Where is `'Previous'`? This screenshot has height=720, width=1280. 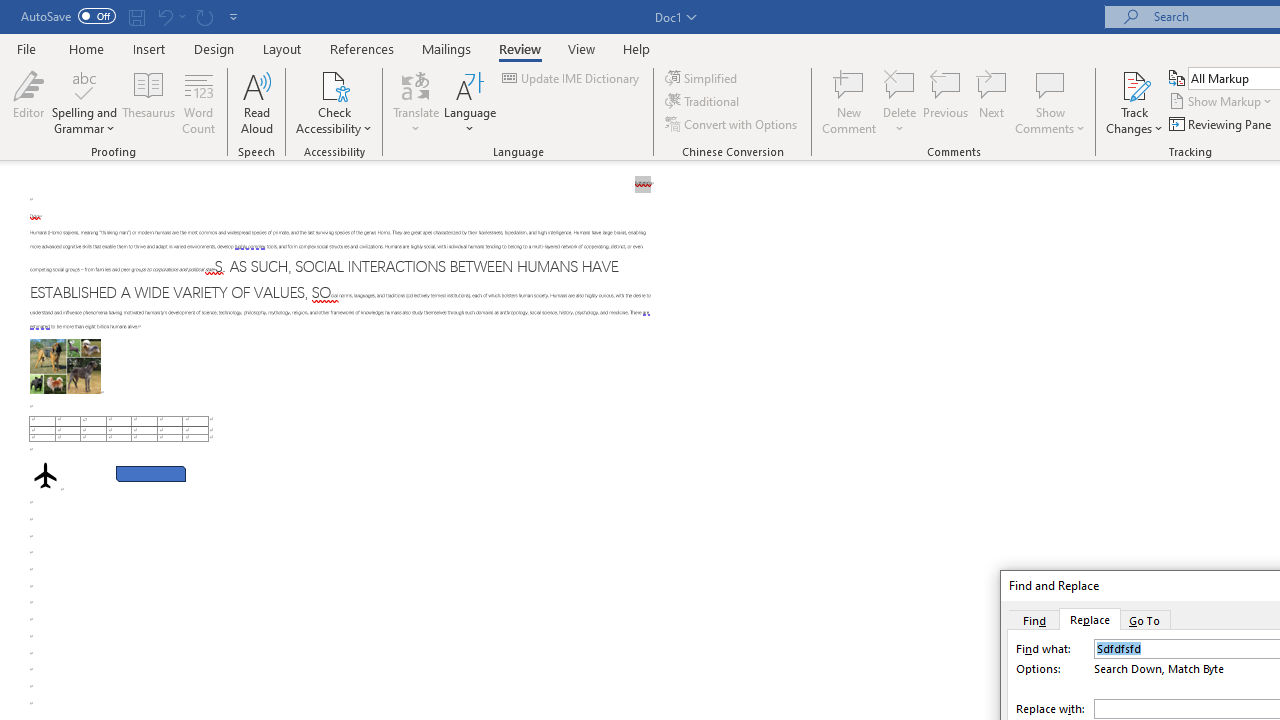 'Previous' is located at coordinates (945, 103).